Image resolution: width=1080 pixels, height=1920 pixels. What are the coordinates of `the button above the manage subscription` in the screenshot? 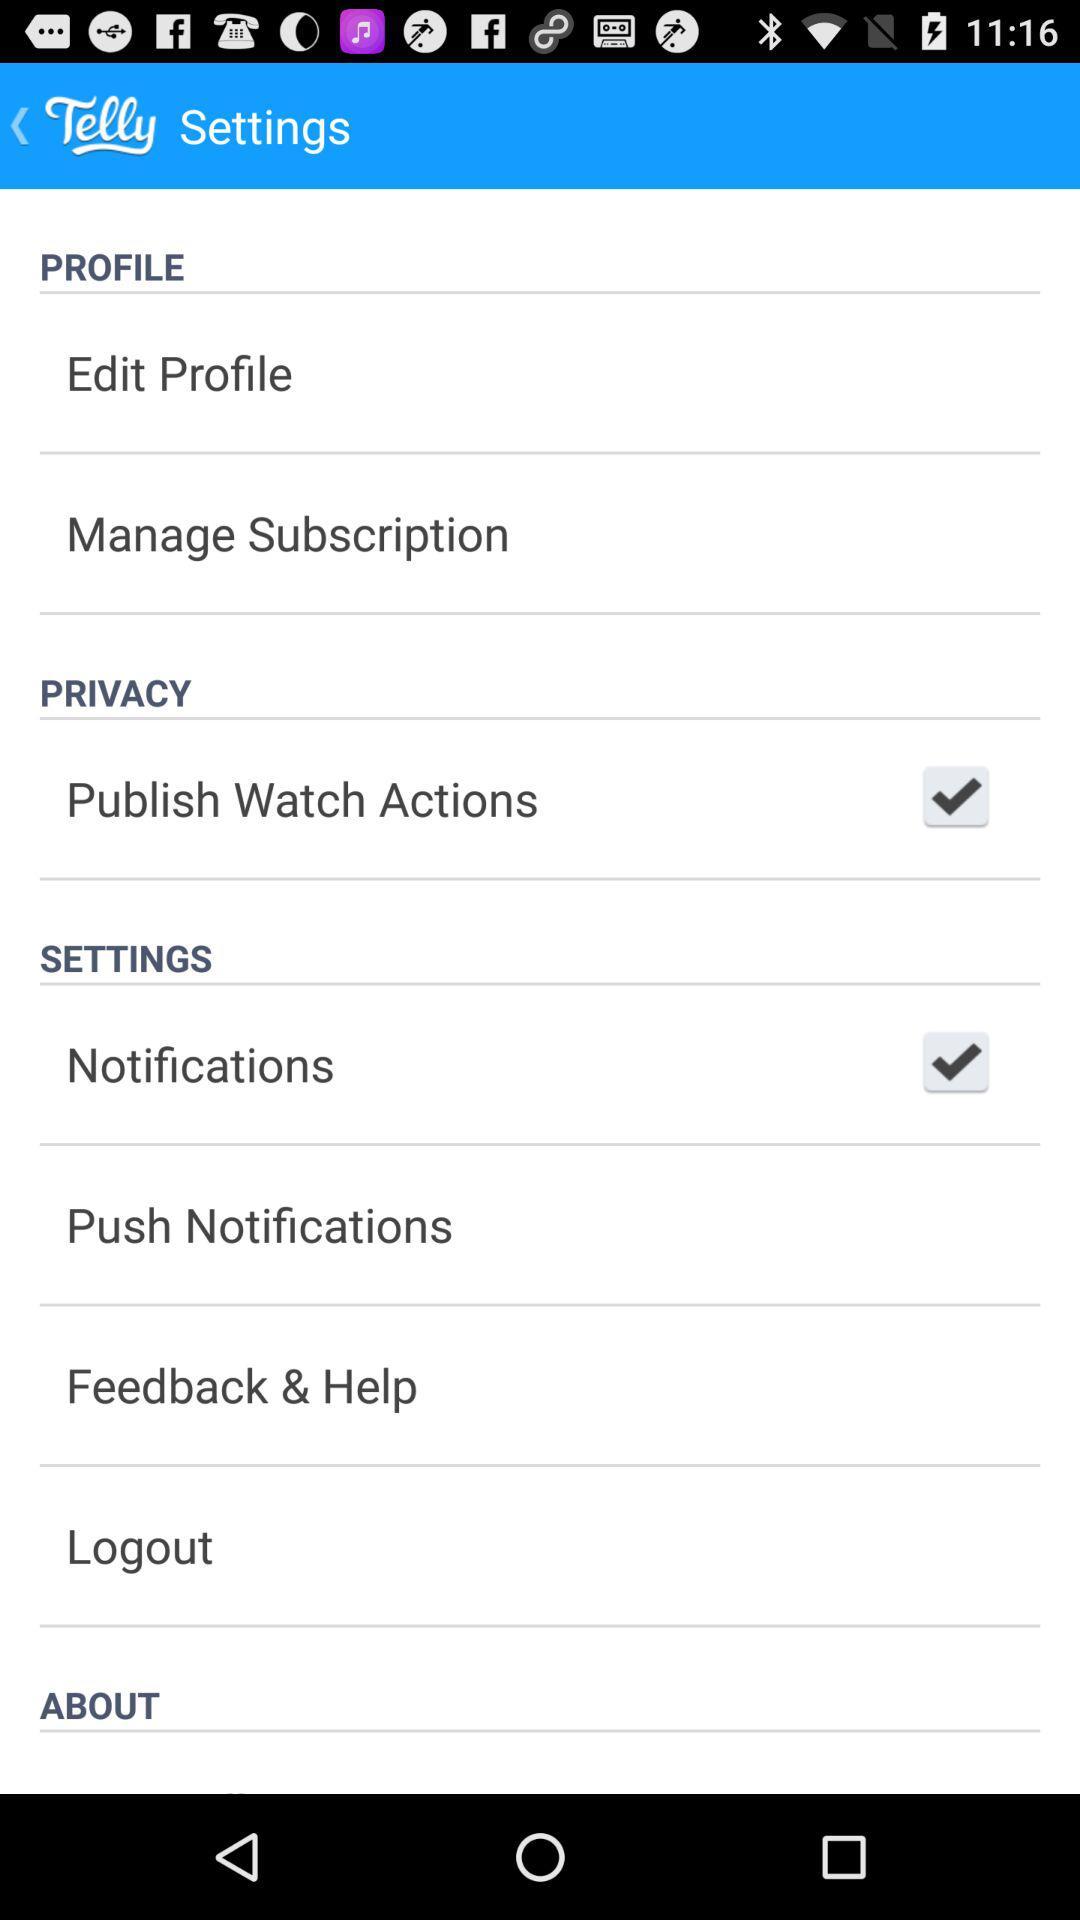 It's located at (540, 372).